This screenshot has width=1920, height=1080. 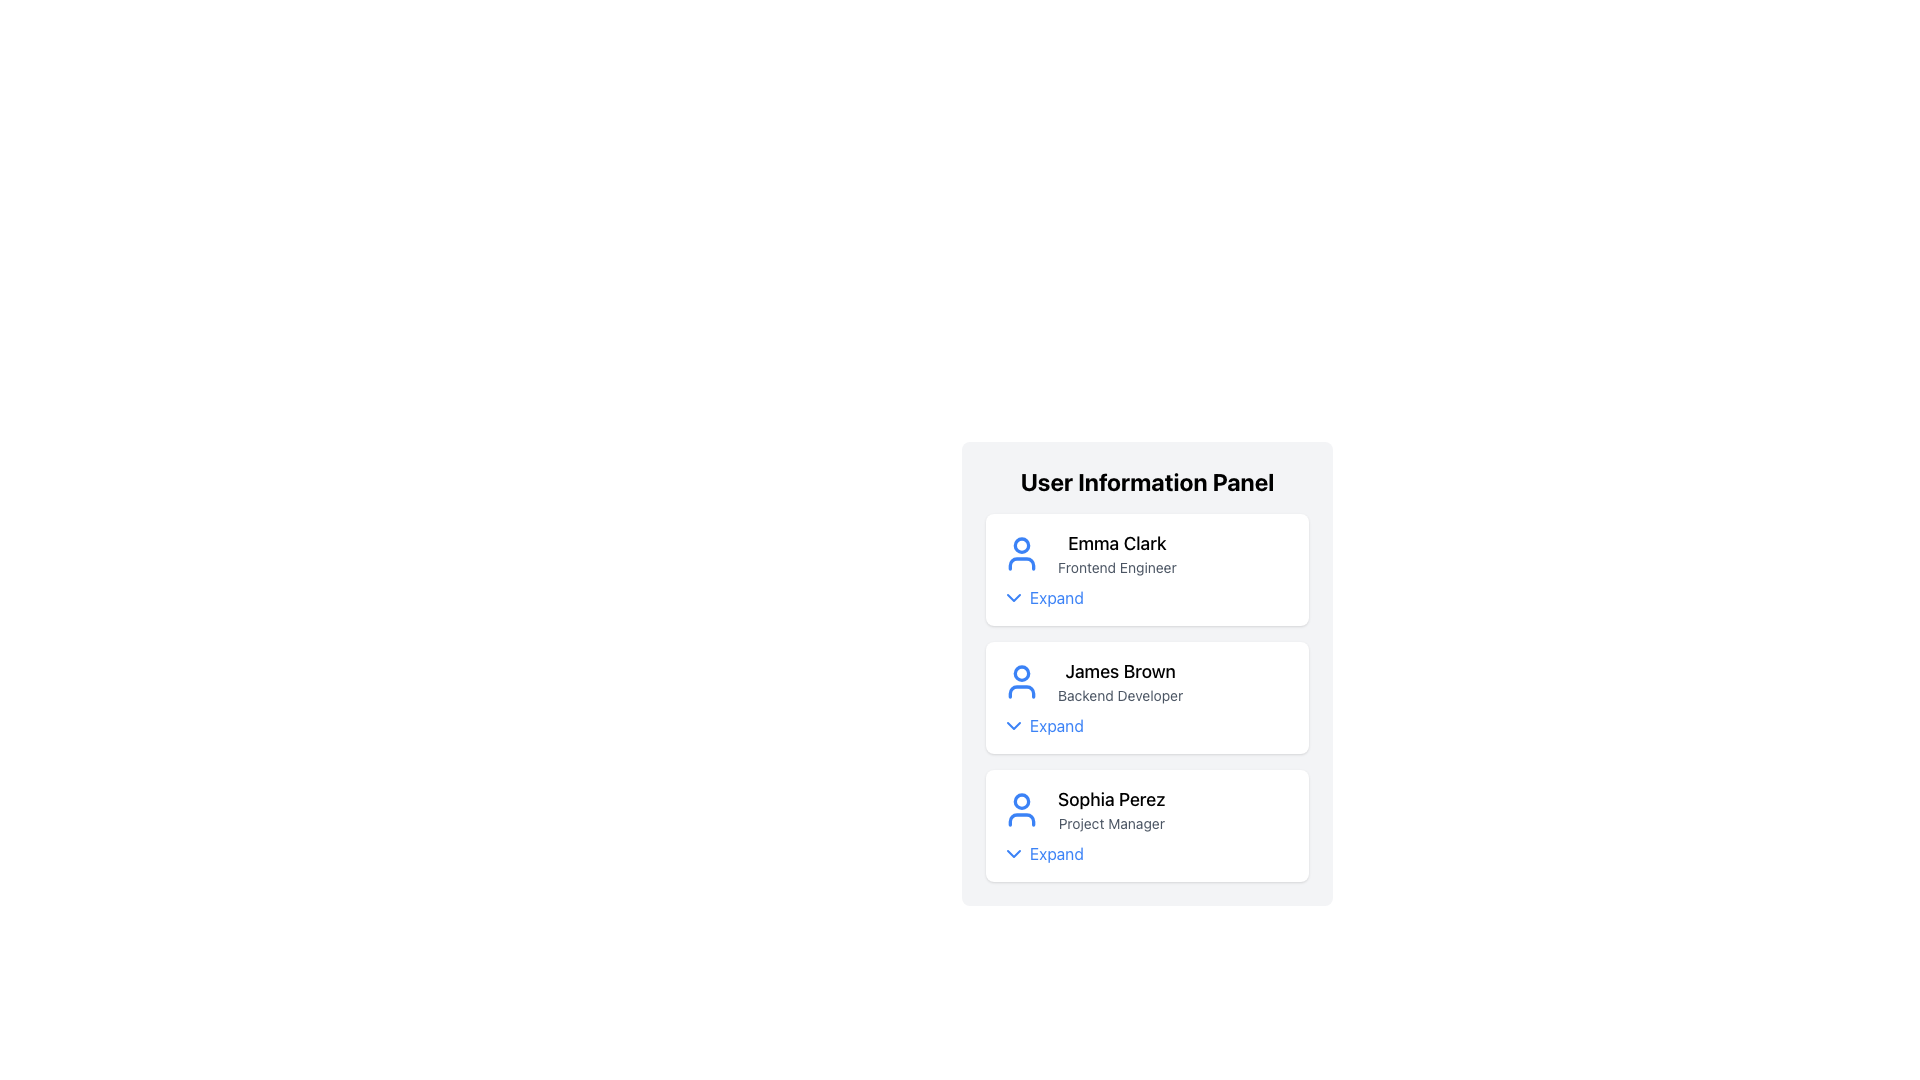 I want to click on user information displayed in the text label showing 'Sophia Perez' and 'Project Manager', which is the third user information block in the list, positioned below 'James Brown, Backend Developer', so click(x=1110, y=810).